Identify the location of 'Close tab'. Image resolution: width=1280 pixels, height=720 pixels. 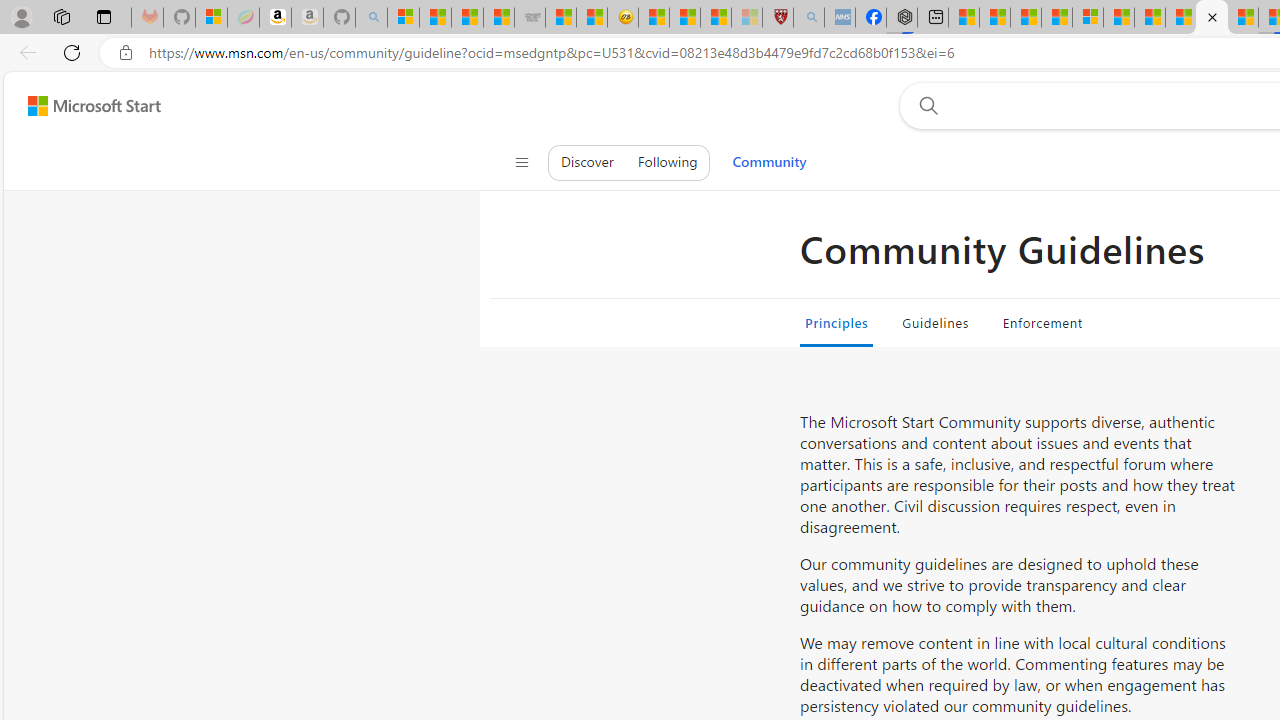
(1211, 17).